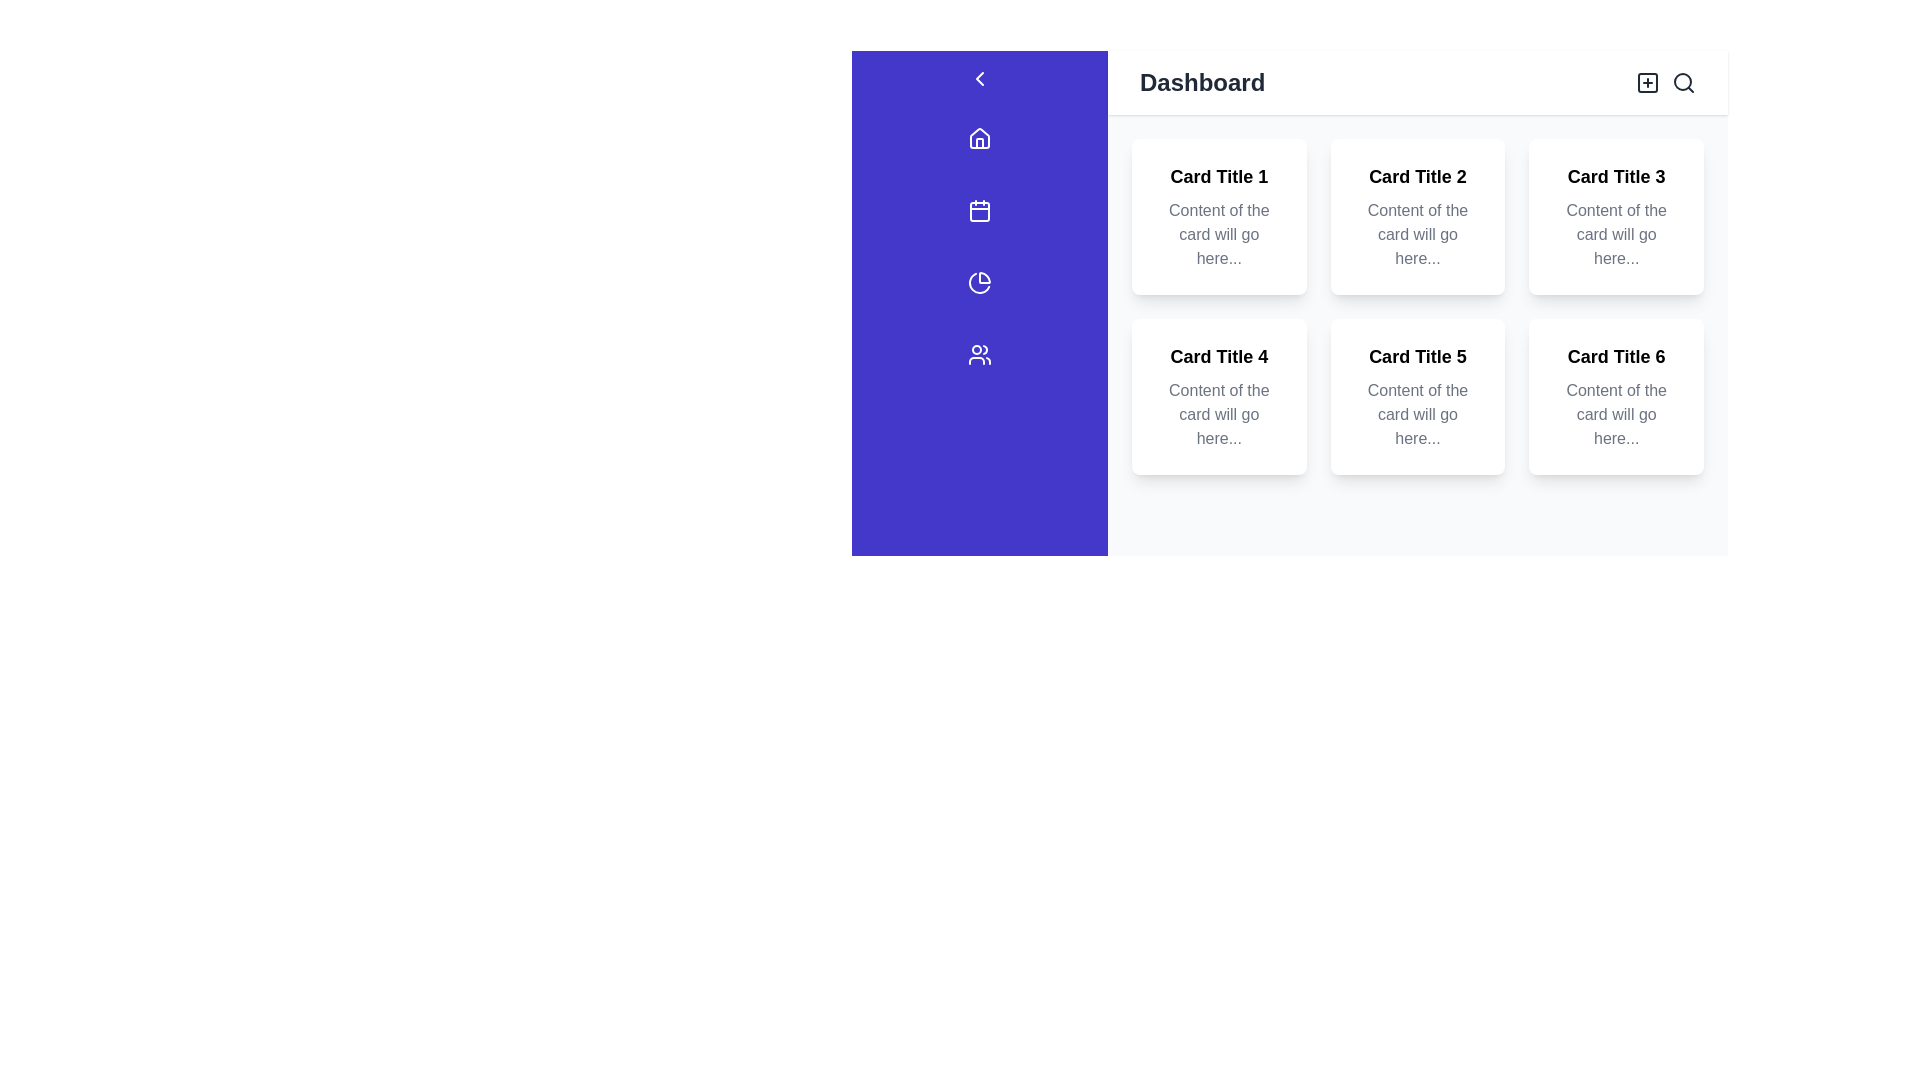 This screenshot has width=1920, height=1080. I want to click on the purple button with a calendar icon located on the left navigation bar, positioned as the second item below the house icon, so click(979, 215).